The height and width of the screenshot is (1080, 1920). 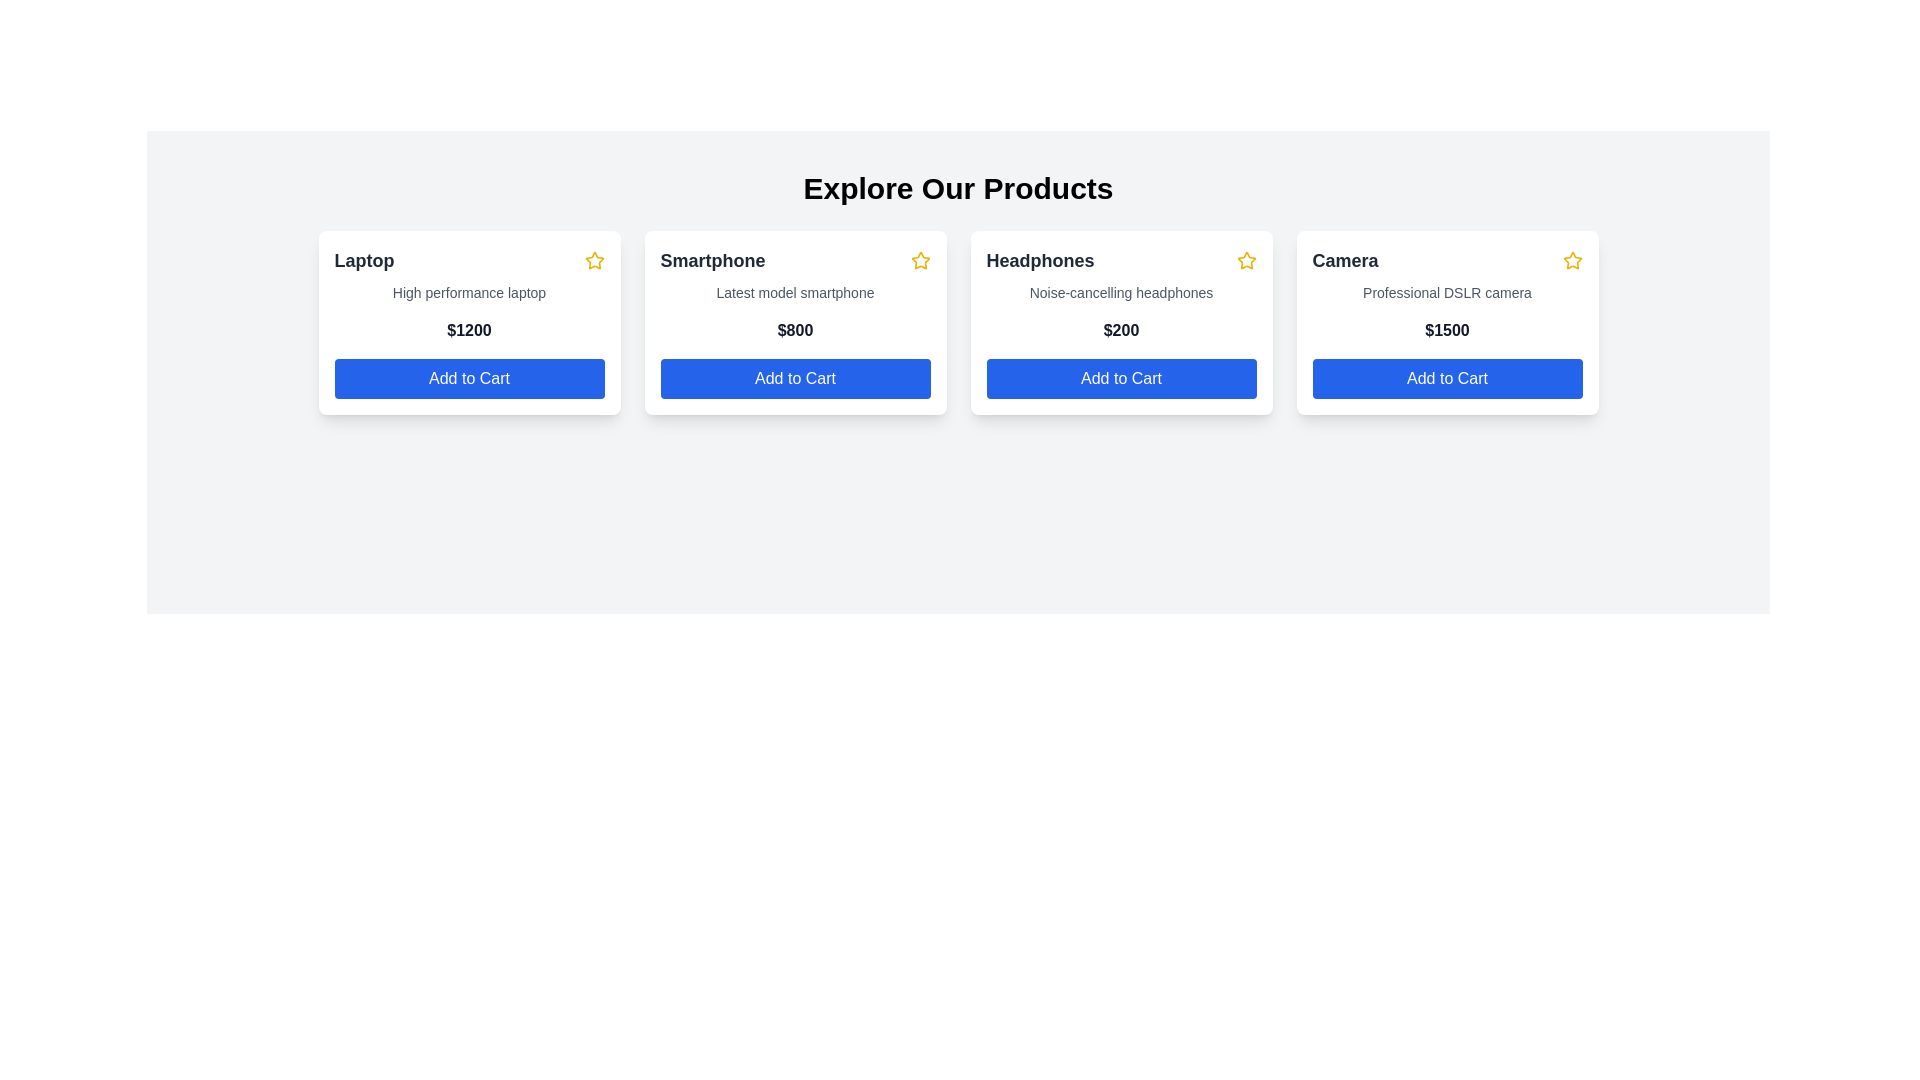 I want to click on the star icon in the top-right corner of the 'Laptop' product card to favorite or unfavorite the item, so click(x=593, y=260).